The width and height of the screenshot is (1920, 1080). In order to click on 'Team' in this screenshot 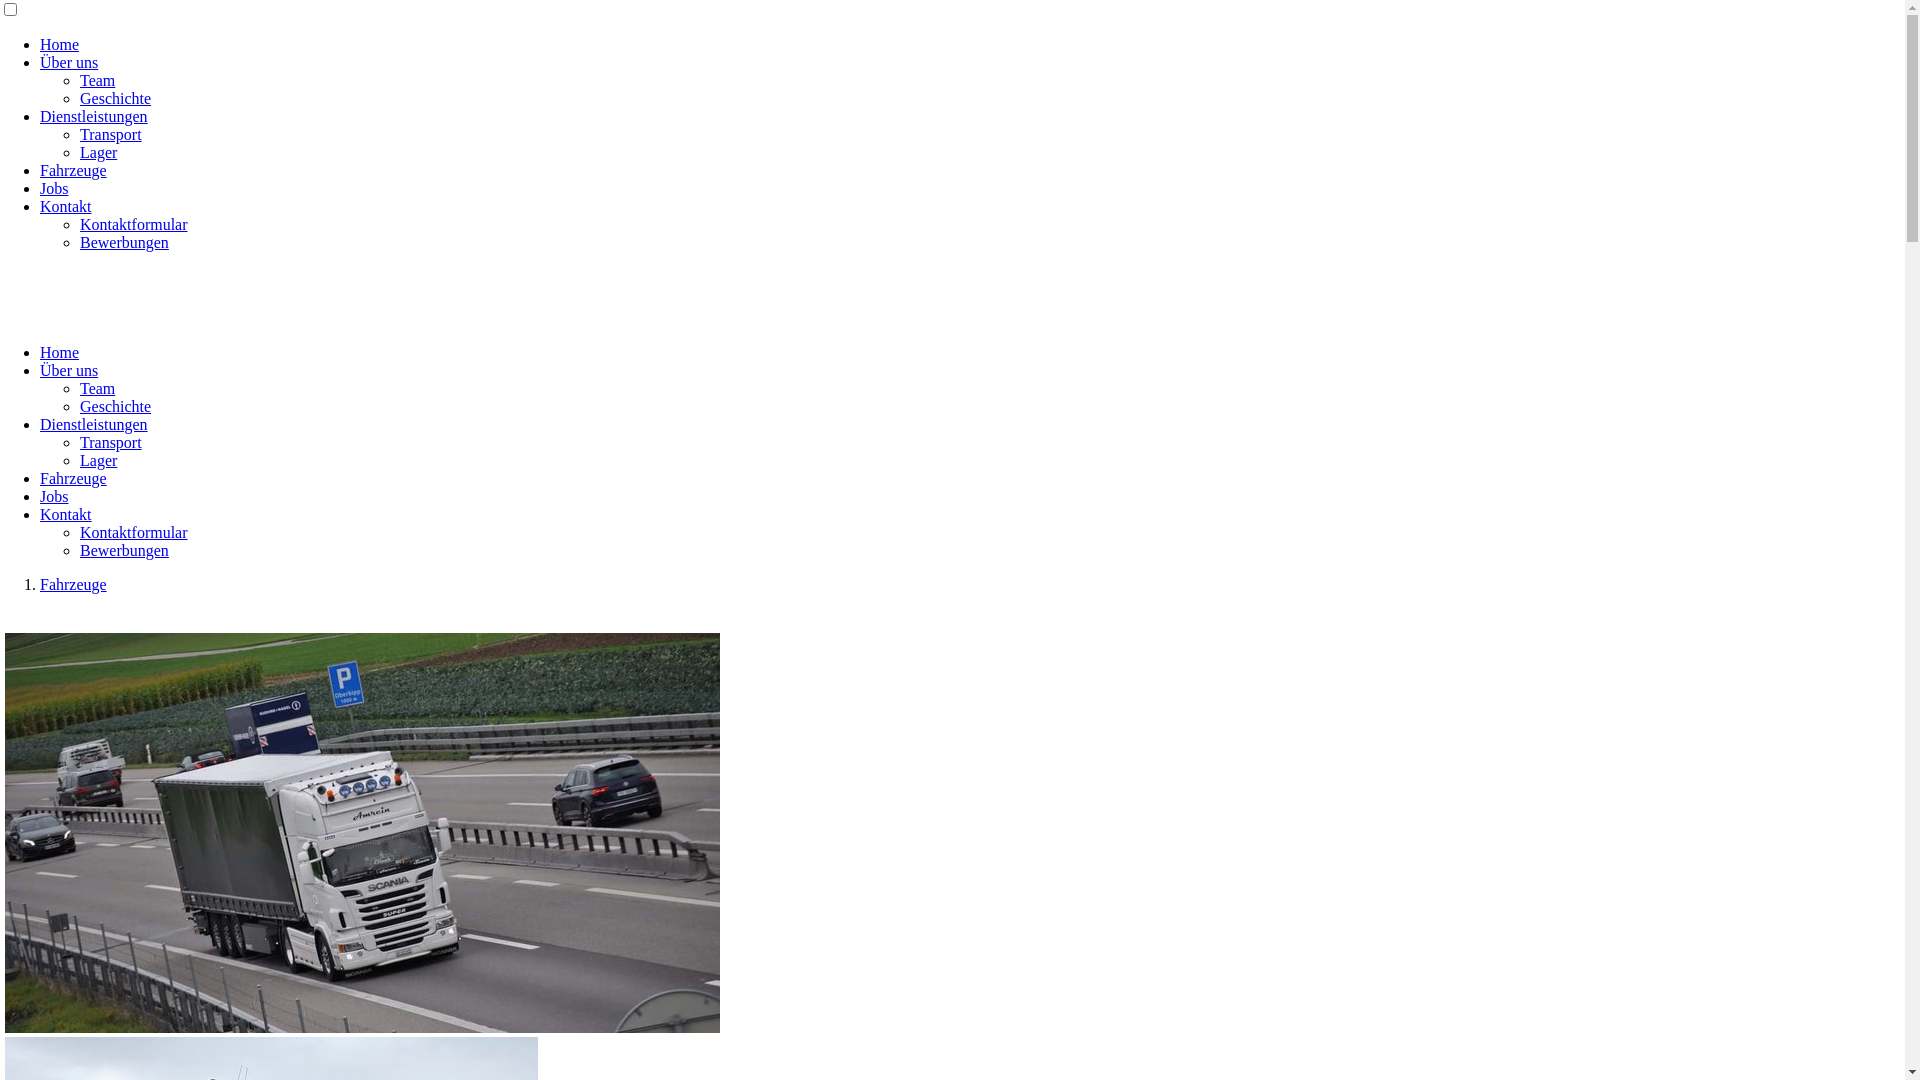, I will do `click(96, 388)`.